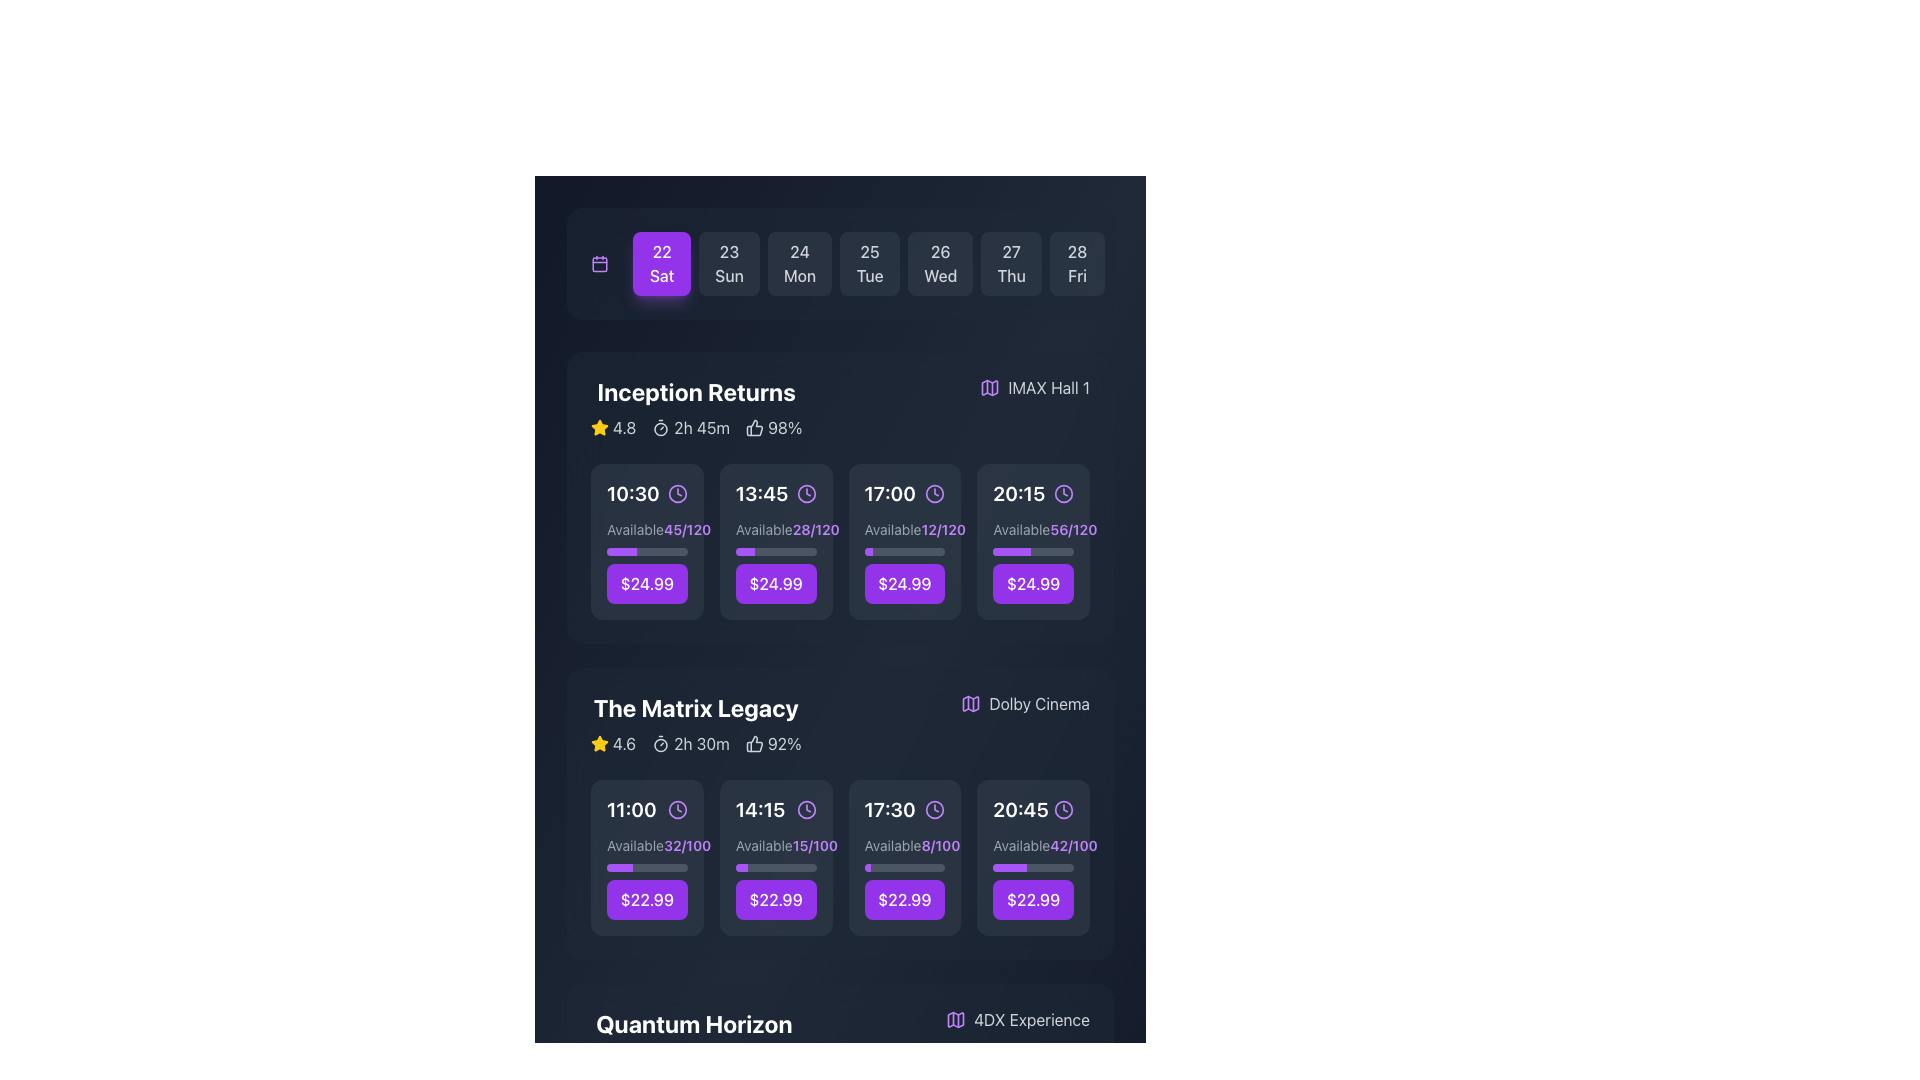 This screenshot has height=1080, width=1920. What do you see at coordinates (1017, 1019) in the screenshot?
I see `the '4DX Experience' label with icon located at the bottom right corner of the 'Quantum Horizon' section` at bounding box center [1017, 1019].